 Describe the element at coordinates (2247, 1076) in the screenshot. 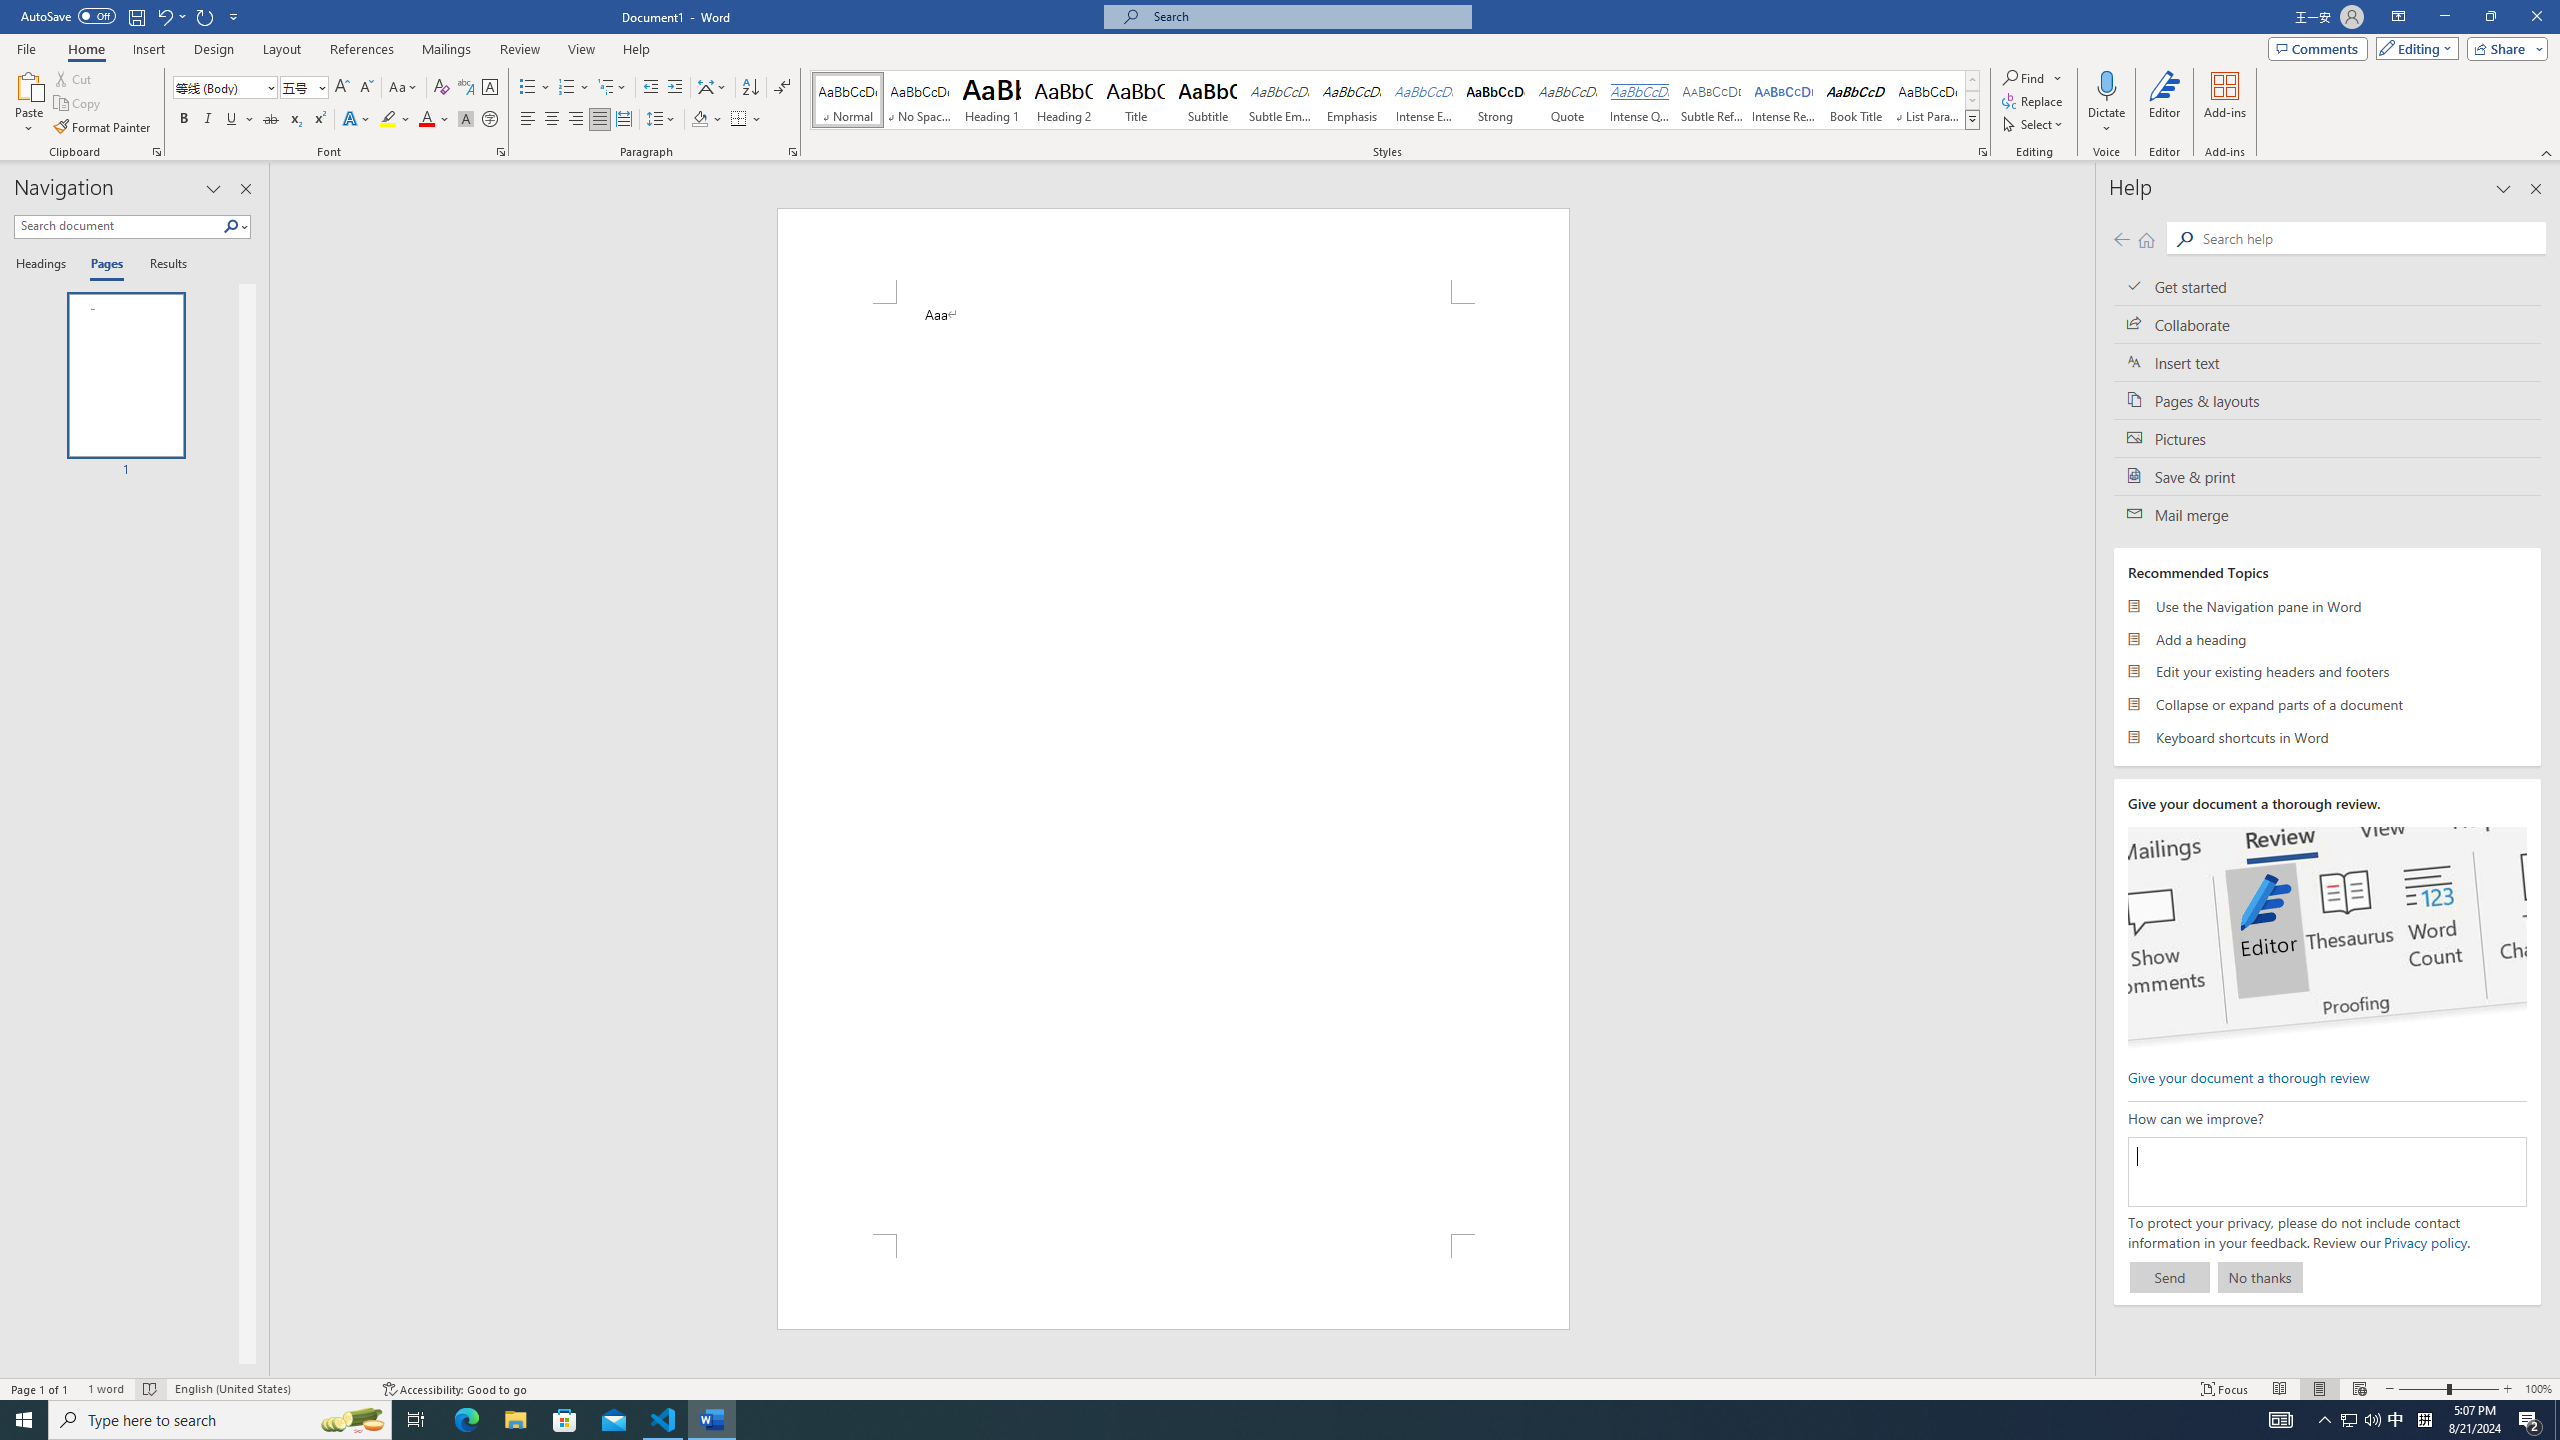

I see `'Give your document a thorough review'` at that location.